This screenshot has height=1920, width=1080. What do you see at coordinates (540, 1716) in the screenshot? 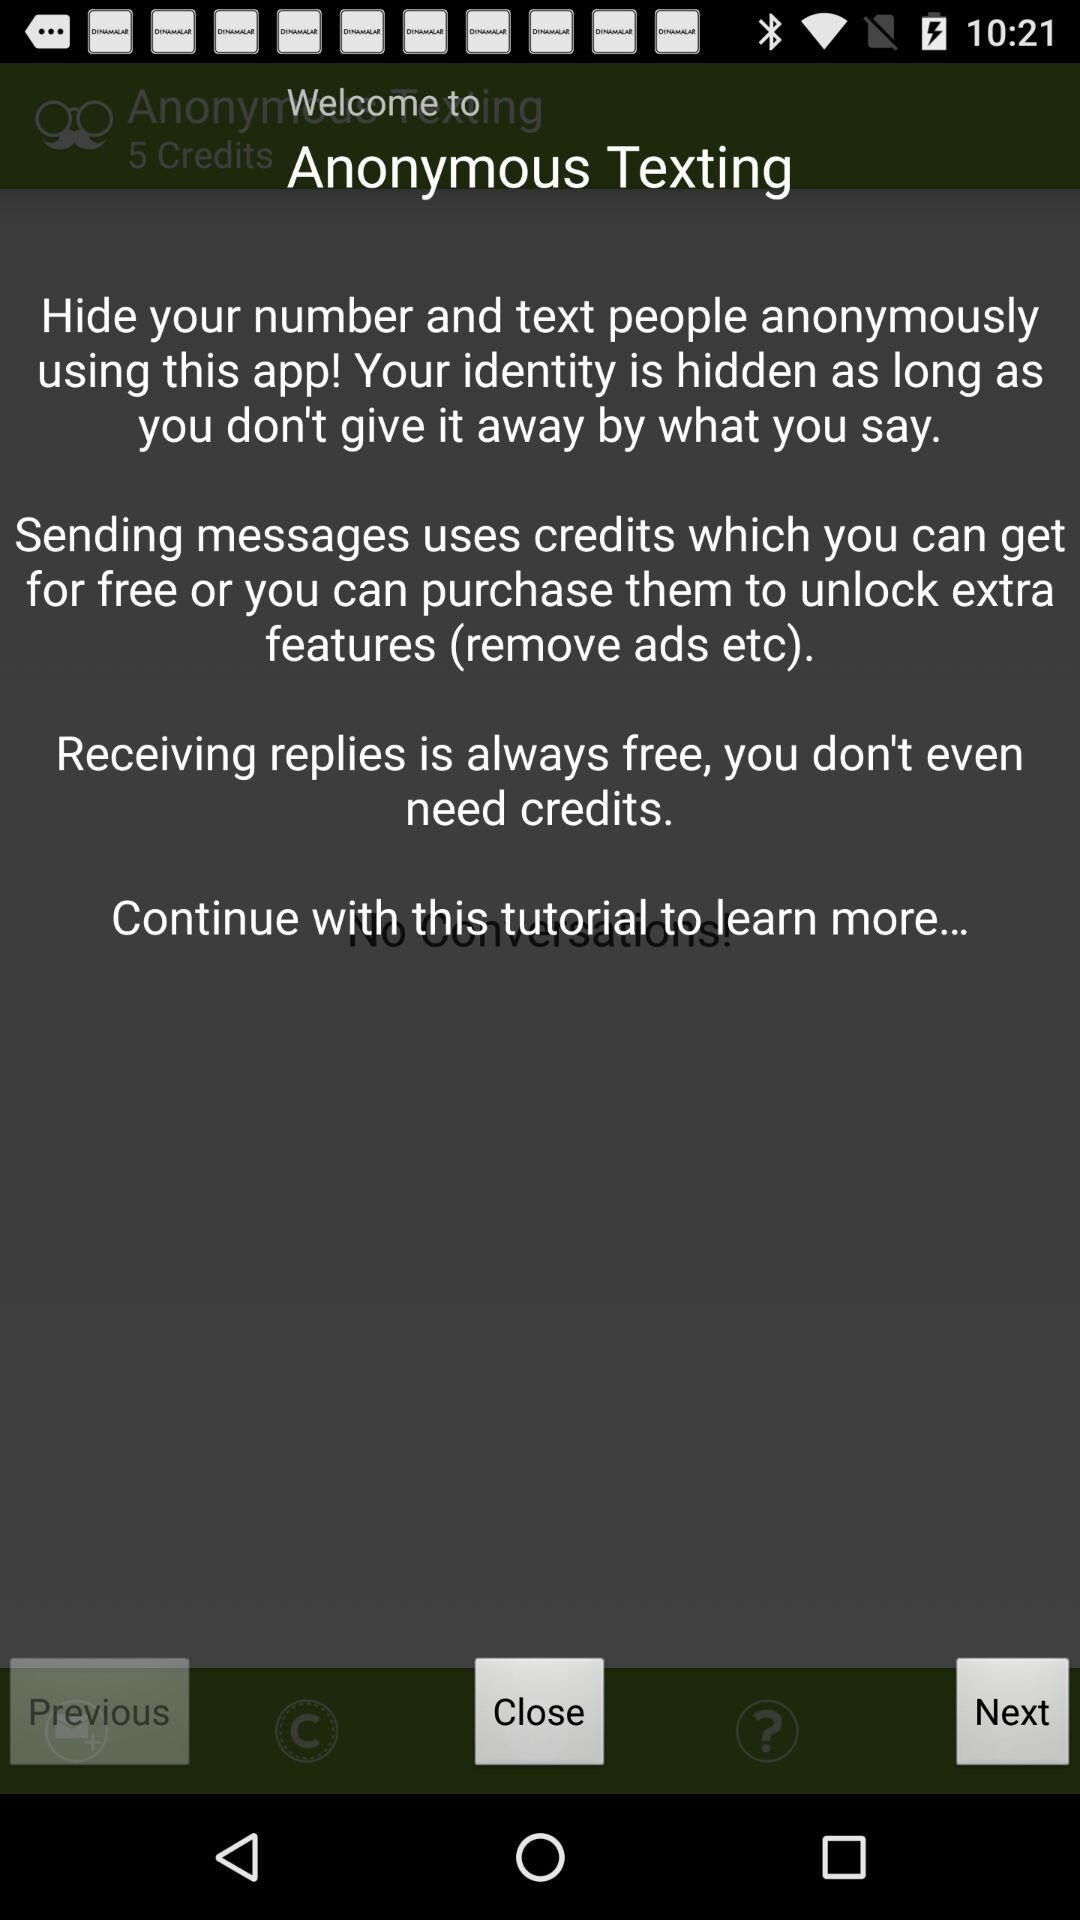
I see `the close button` at bounding box center [540, 1716].